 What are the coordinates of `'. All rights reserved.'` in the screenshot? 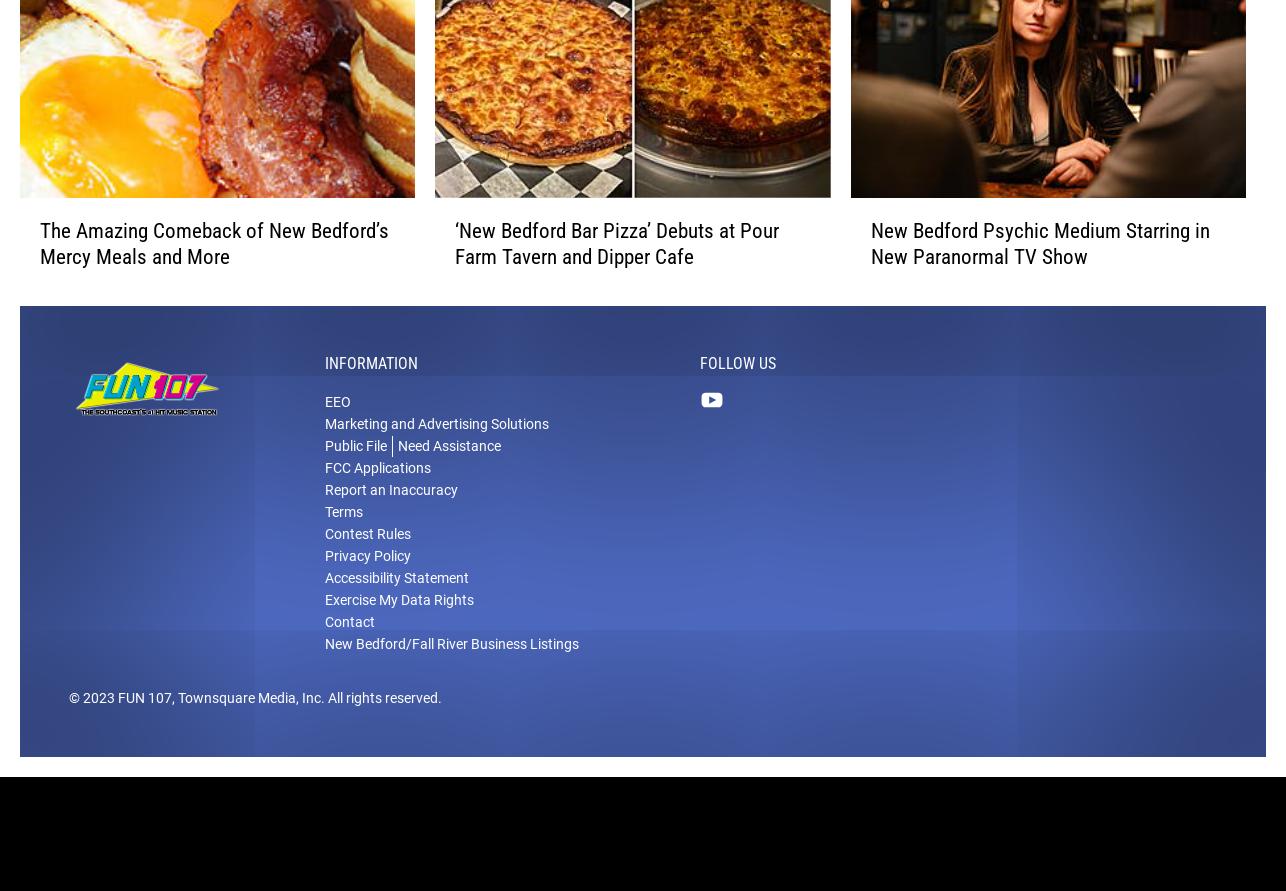 It's located at (380, 724).